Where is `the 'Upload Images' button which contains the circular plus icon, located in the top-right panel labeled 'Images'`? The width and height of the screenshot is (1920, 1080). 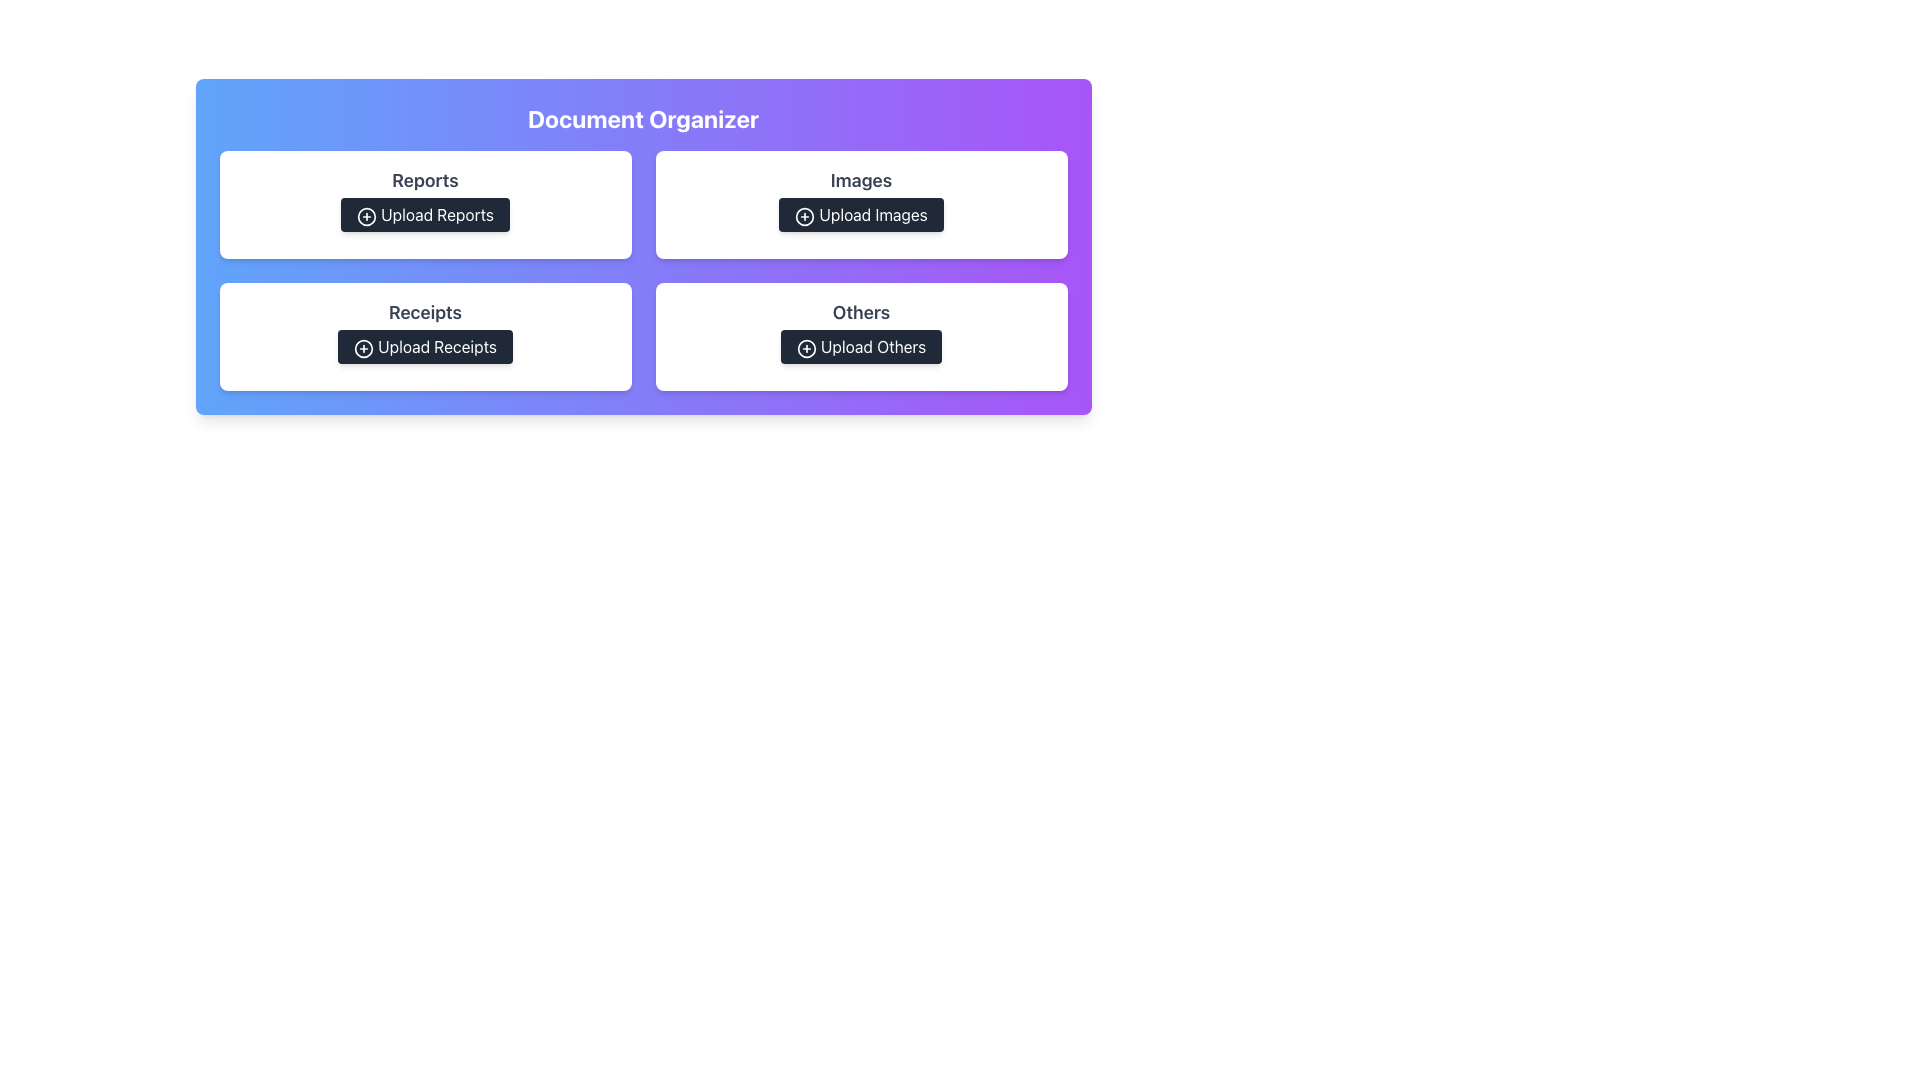
the 'Upload Images' button which contains the circular plus icon, located in the top-right panel labeled 'Images' is located at coordinates (805, 216).